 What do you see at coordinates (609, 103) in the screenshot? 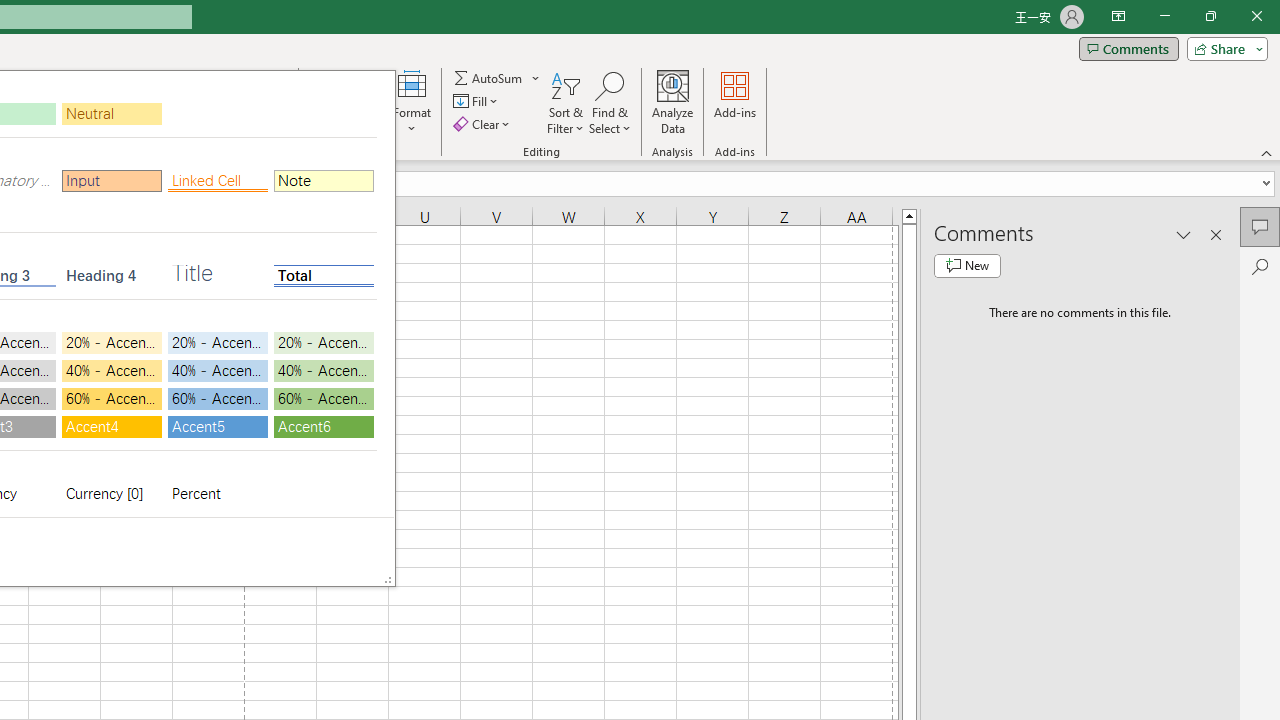
I see `'Find & Select'` at bounding box center [609, 103].